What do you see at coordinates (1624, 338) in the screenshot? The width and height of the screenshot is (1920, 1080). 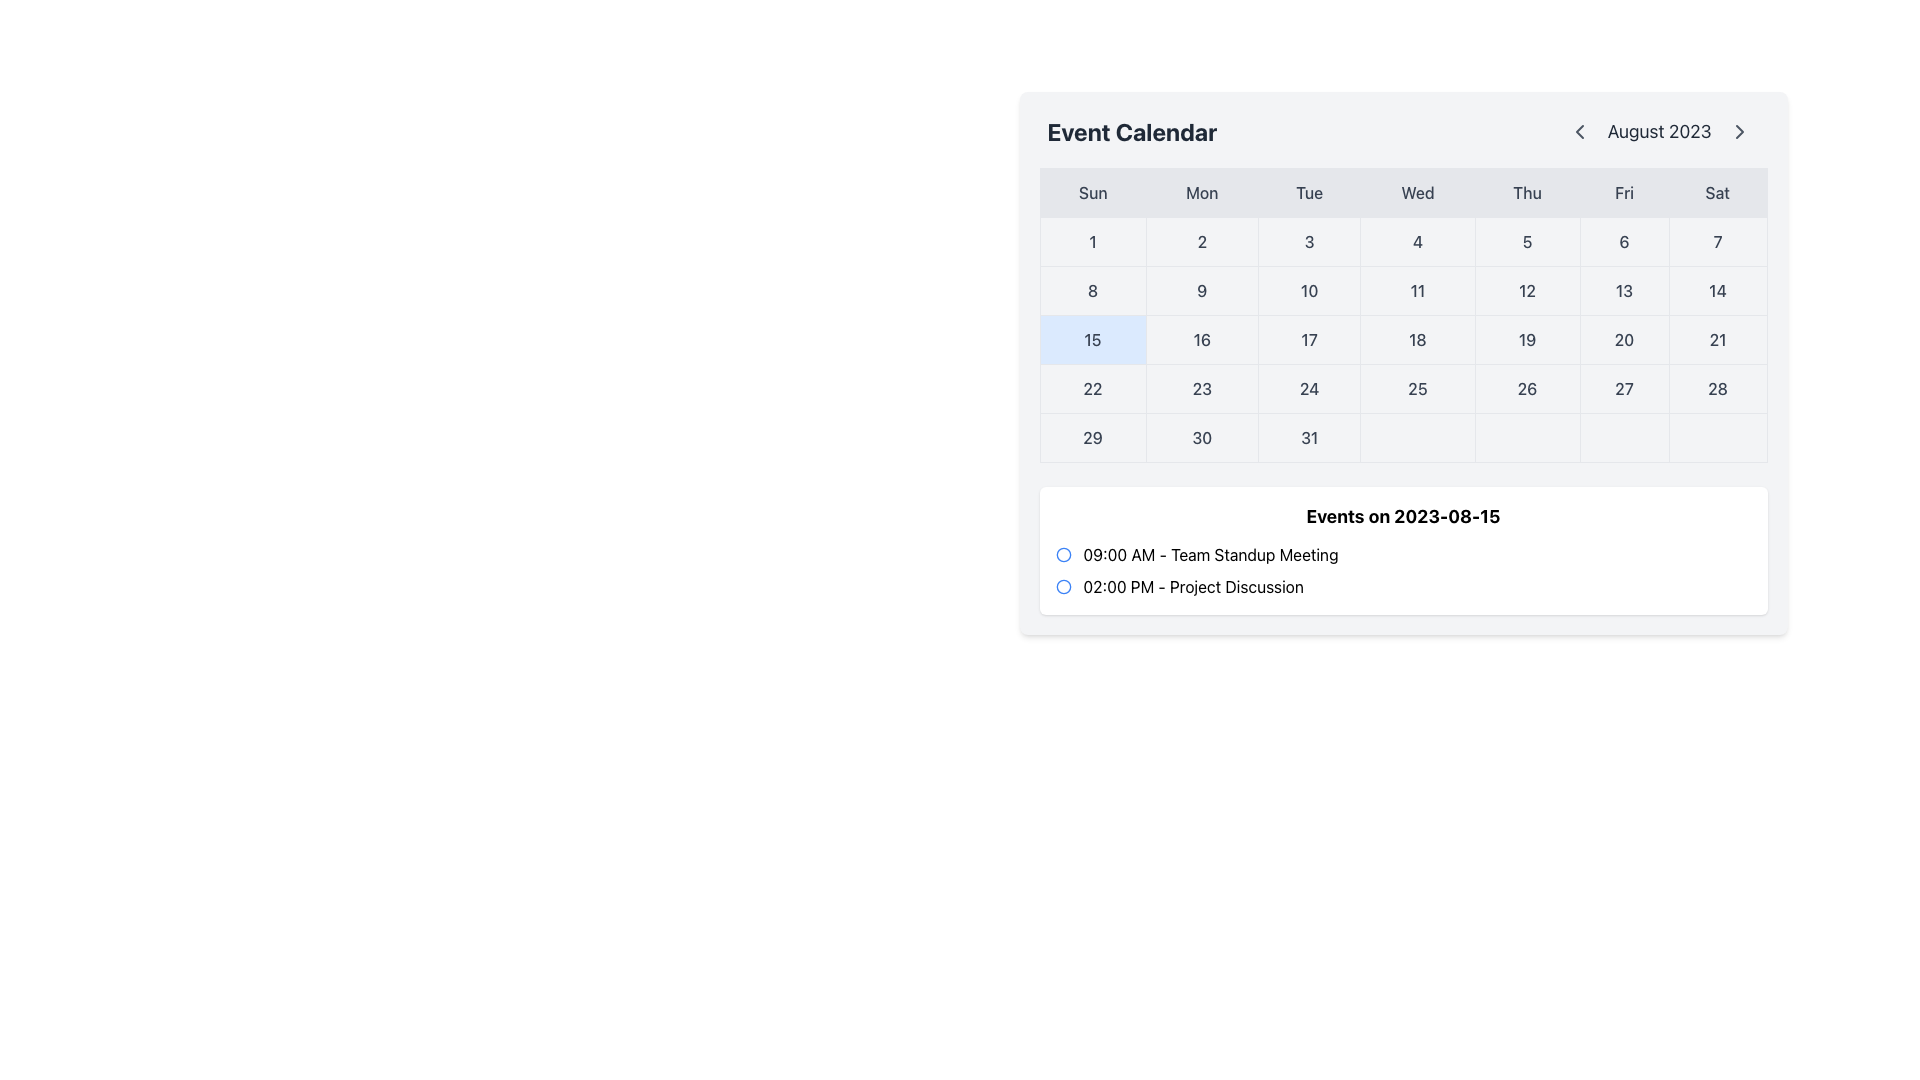 I see `the calendar day cell displaying the number '20'` at bounding box center [1624, 338].